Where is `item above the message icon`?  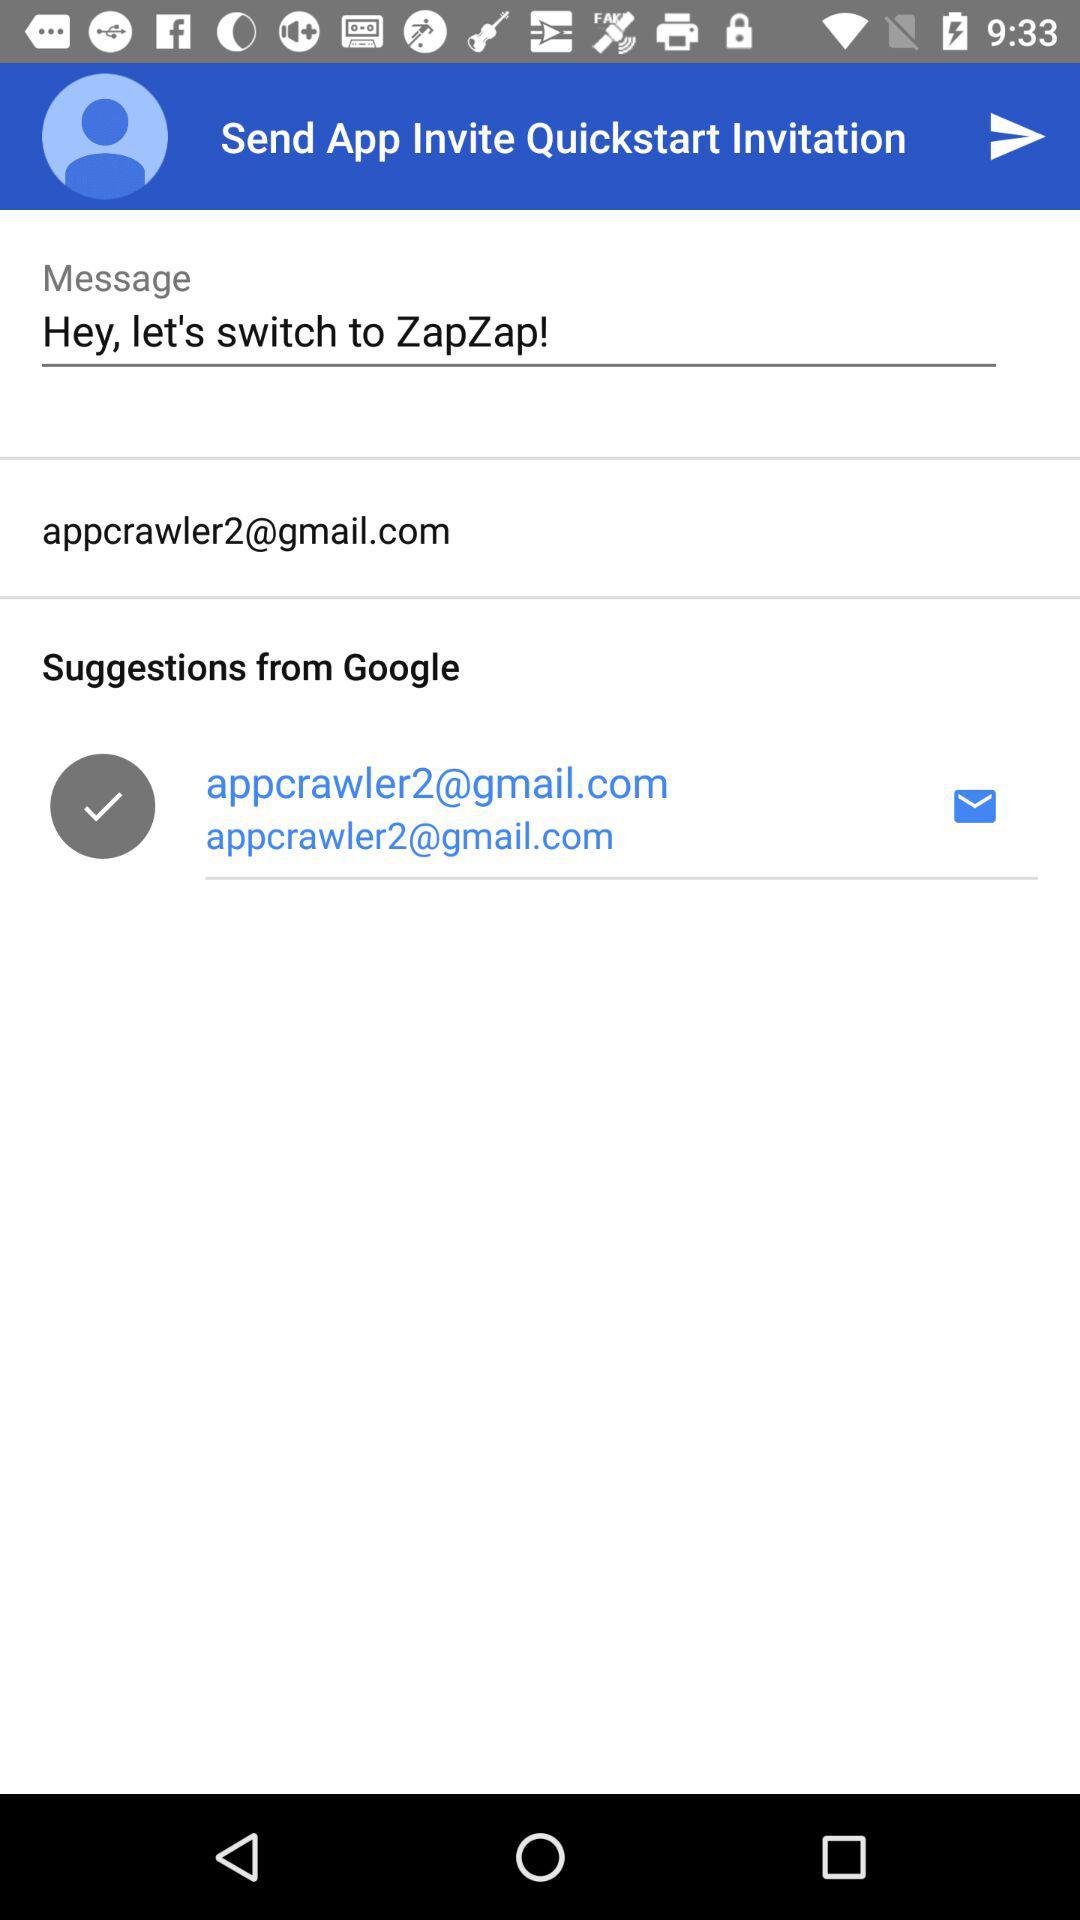
item above the message icon is located at coordinates (104, 135).